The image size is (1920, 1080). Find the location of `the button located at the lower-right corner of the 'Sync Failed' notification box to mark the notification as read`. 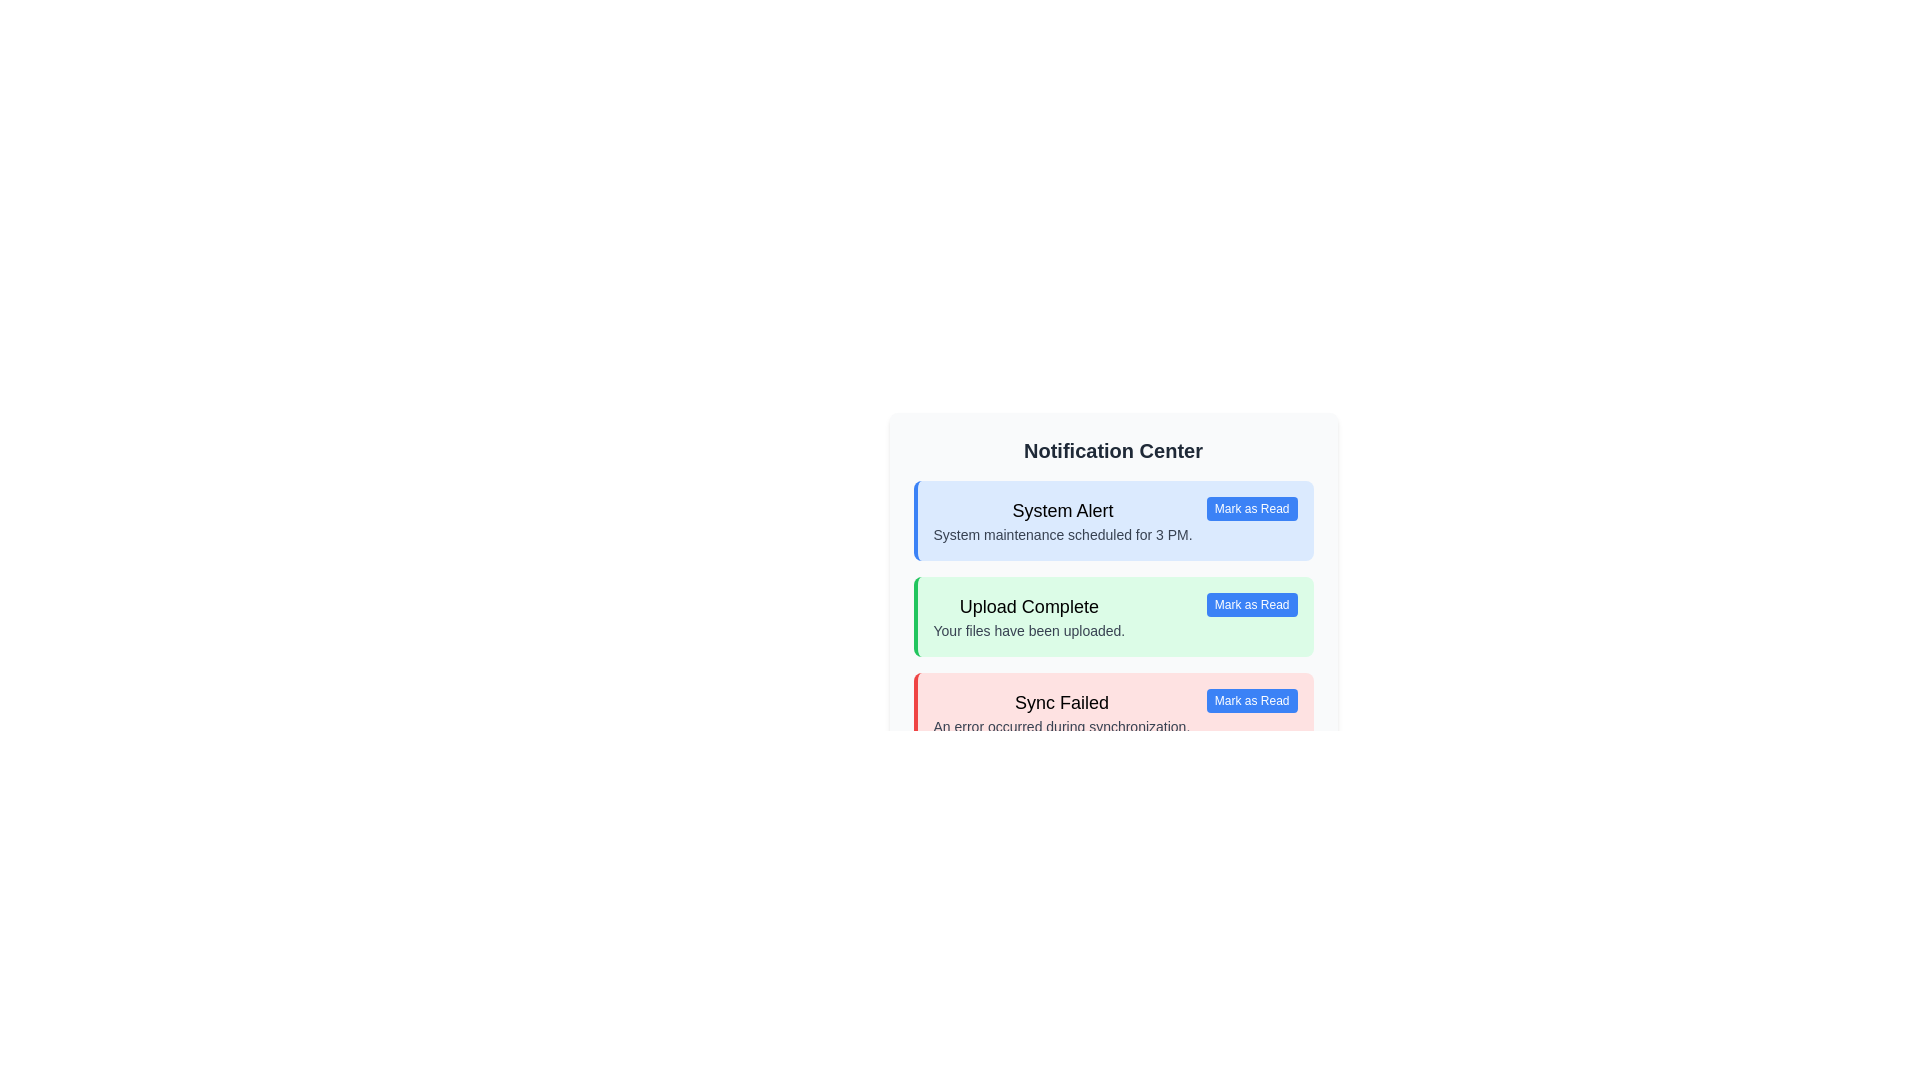

the button located at the lower-right corner of the 'Sync Failed' notification box to mark the notification as read is located at coordinates (1251, 700).